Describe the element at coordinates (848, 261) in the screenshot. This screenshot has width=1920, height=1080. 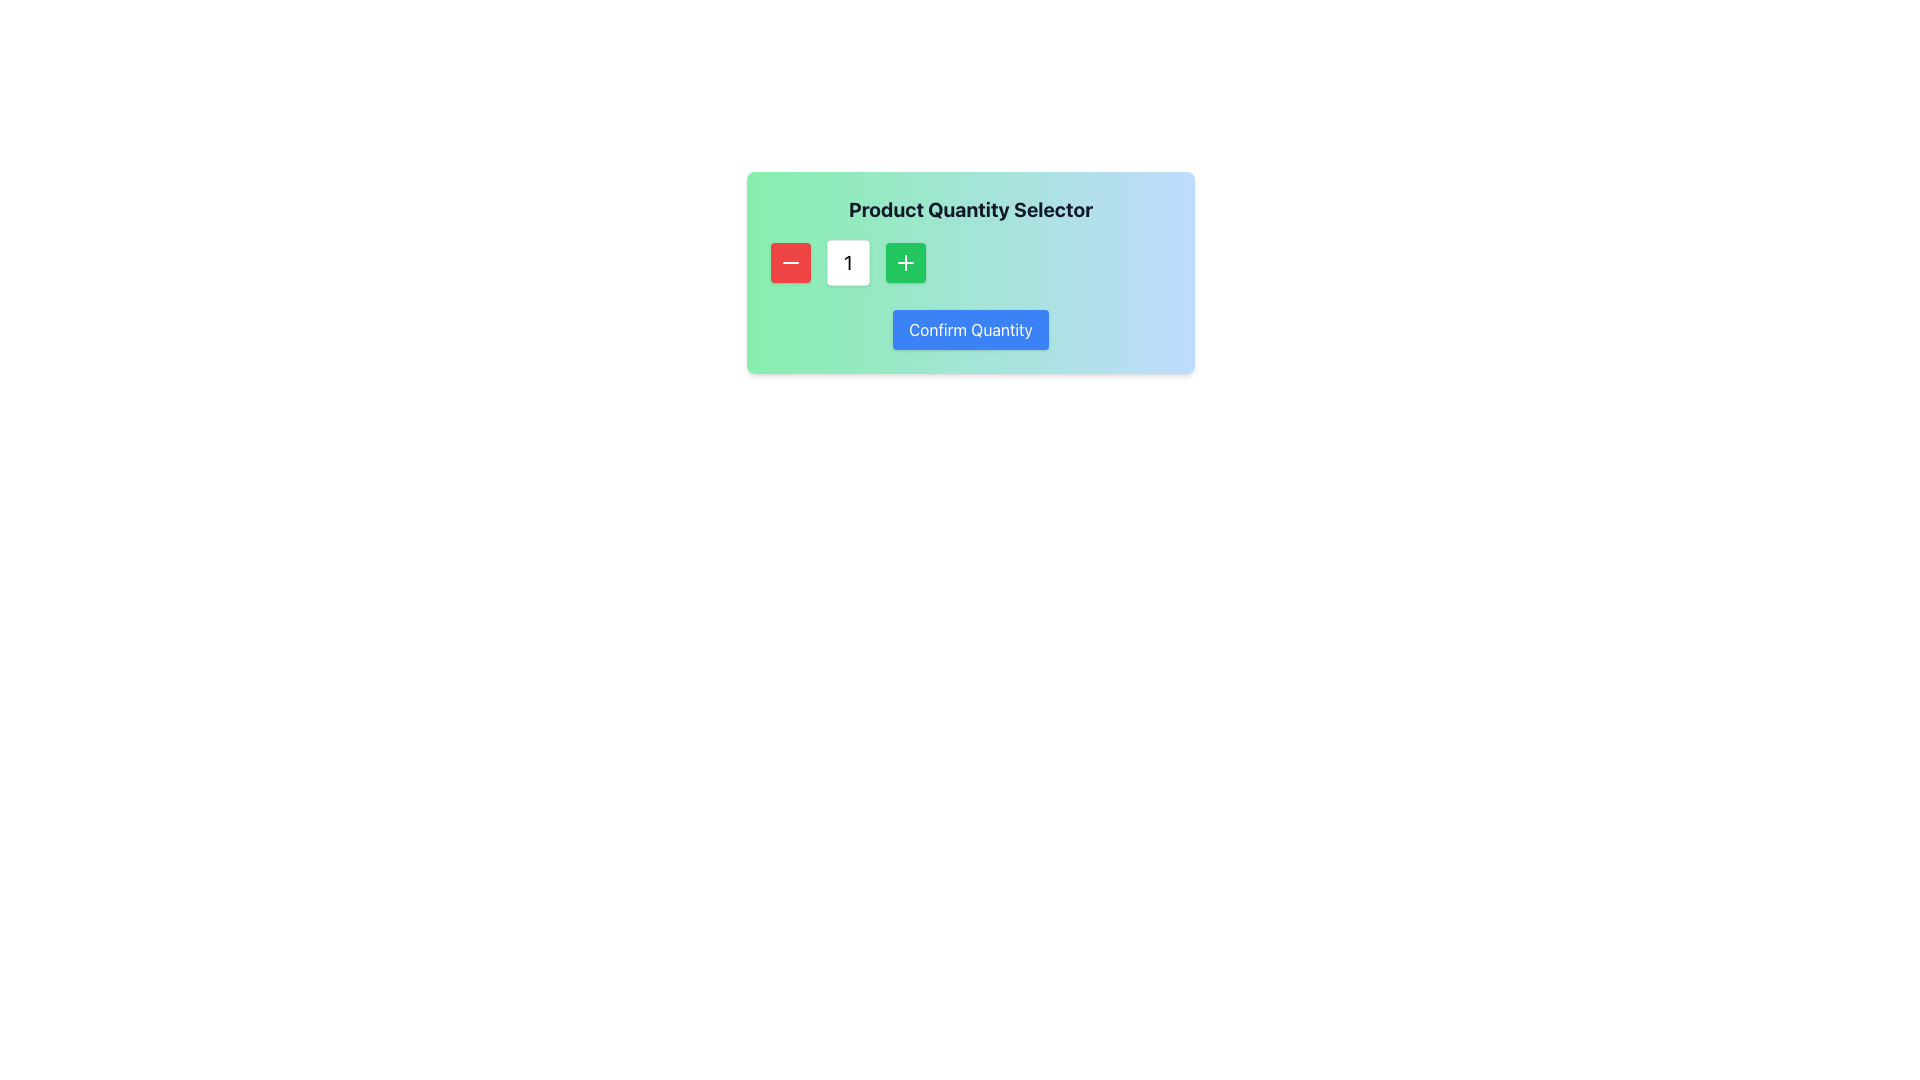
I see `the static text display labeled '1', which is a rectangular component with a white background and black bold character, located centrally between a red minus button and a green plus button in the product quantity selector interface` at that location.